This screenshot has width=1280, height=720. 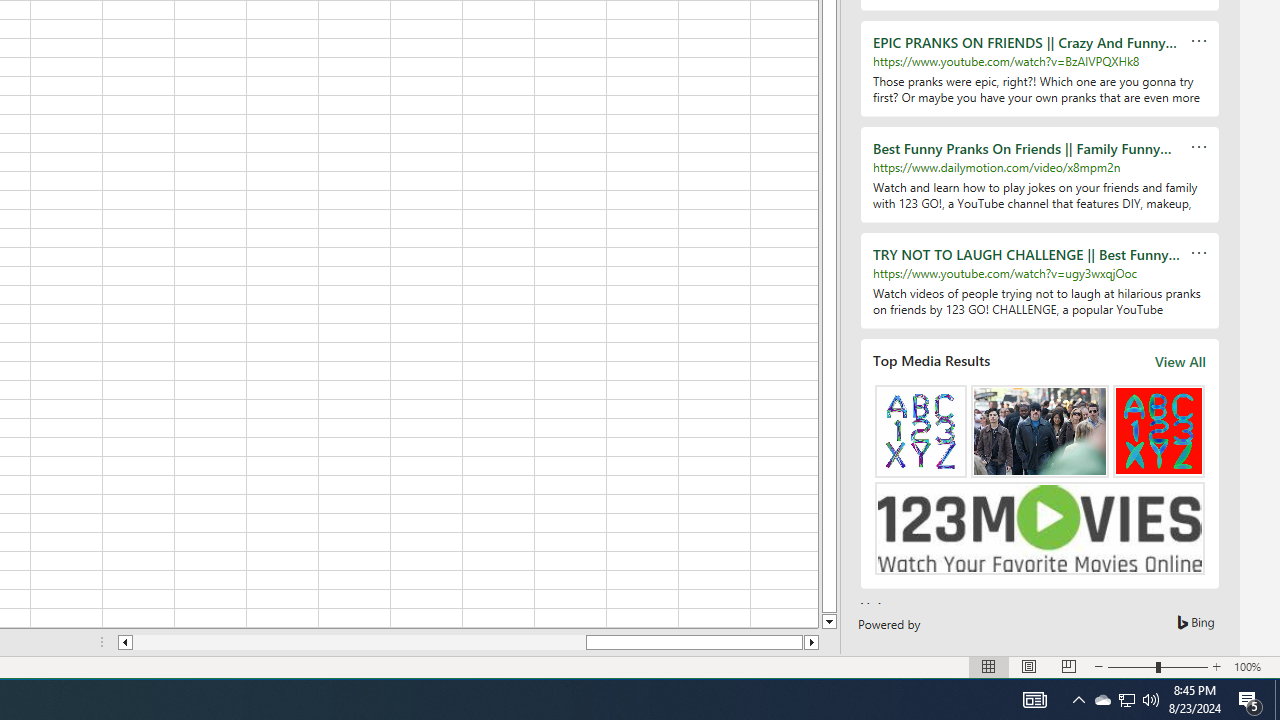 I want to click on 'Column left', so click(x=123, y=642).